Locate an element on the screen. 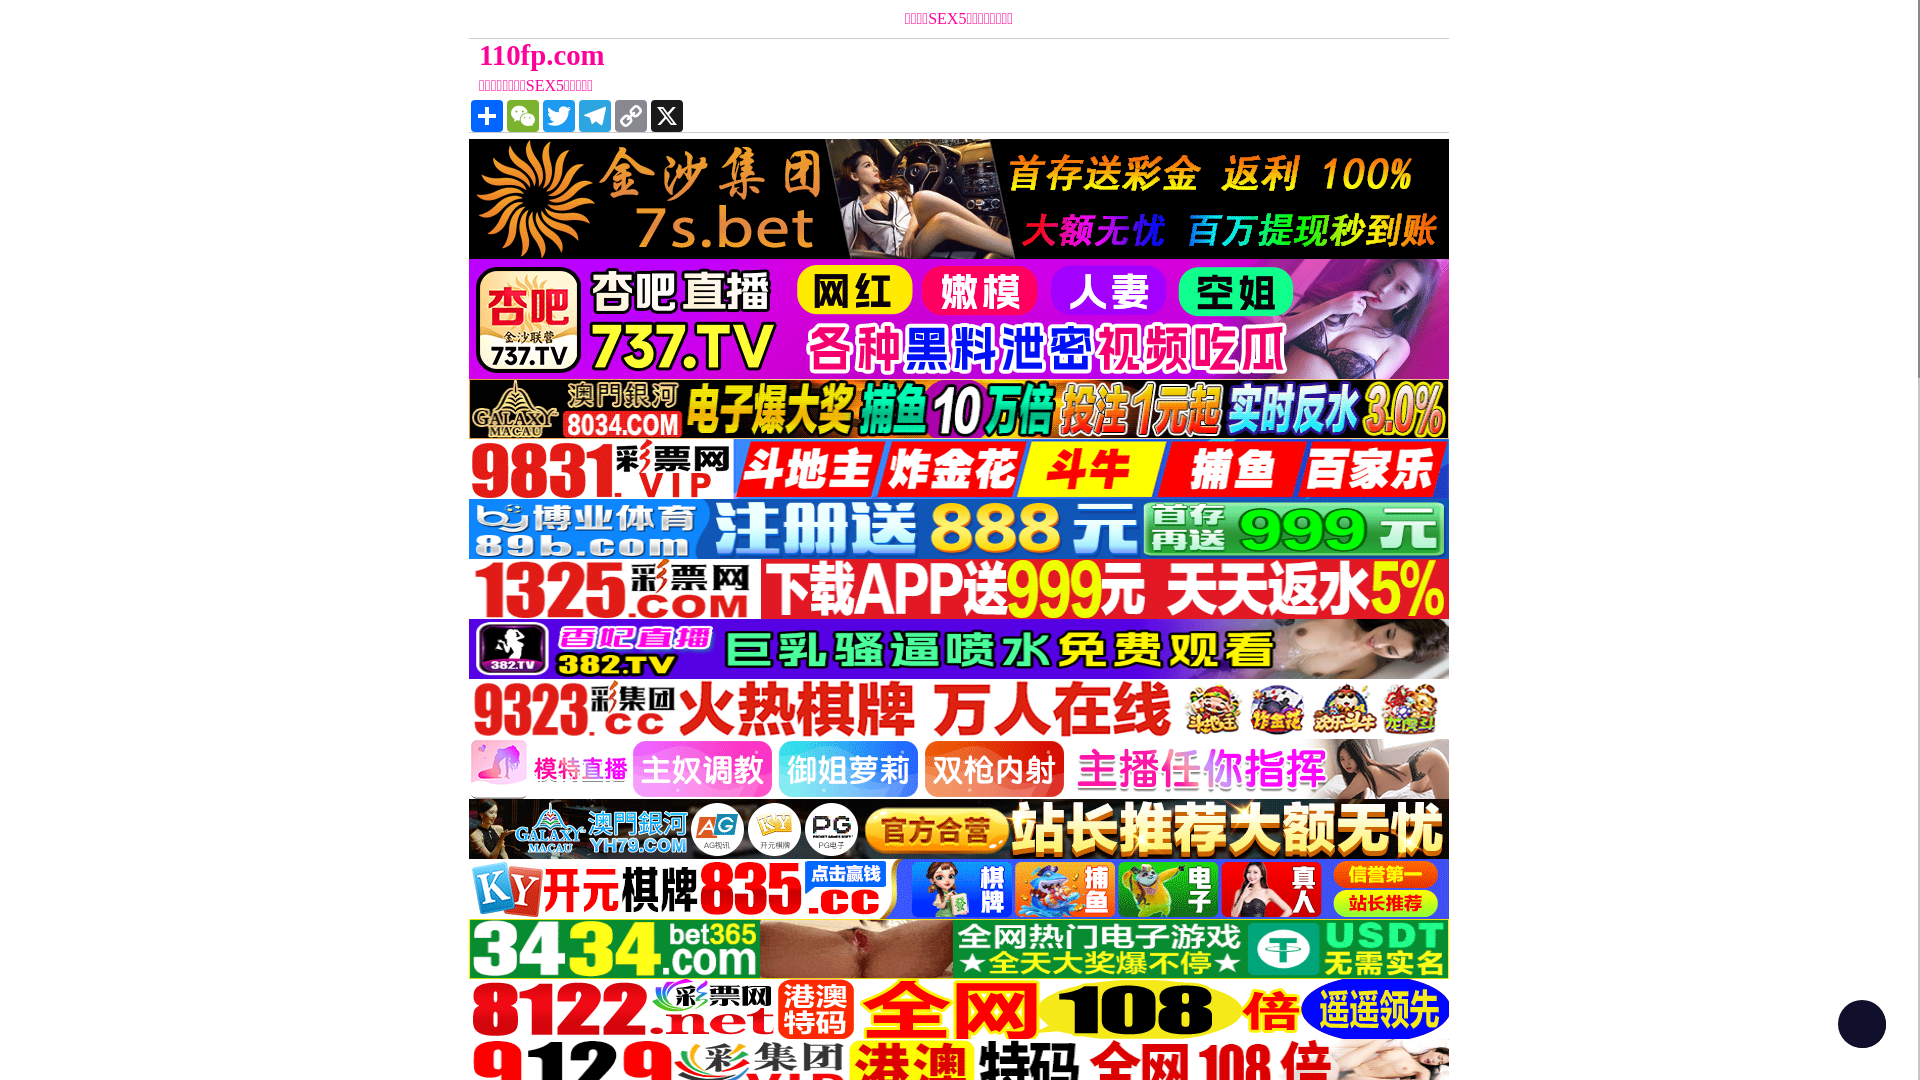 The width and height of the screenshot is (1920, 1080). 'Twitter' is located at coordinates (558, 115).